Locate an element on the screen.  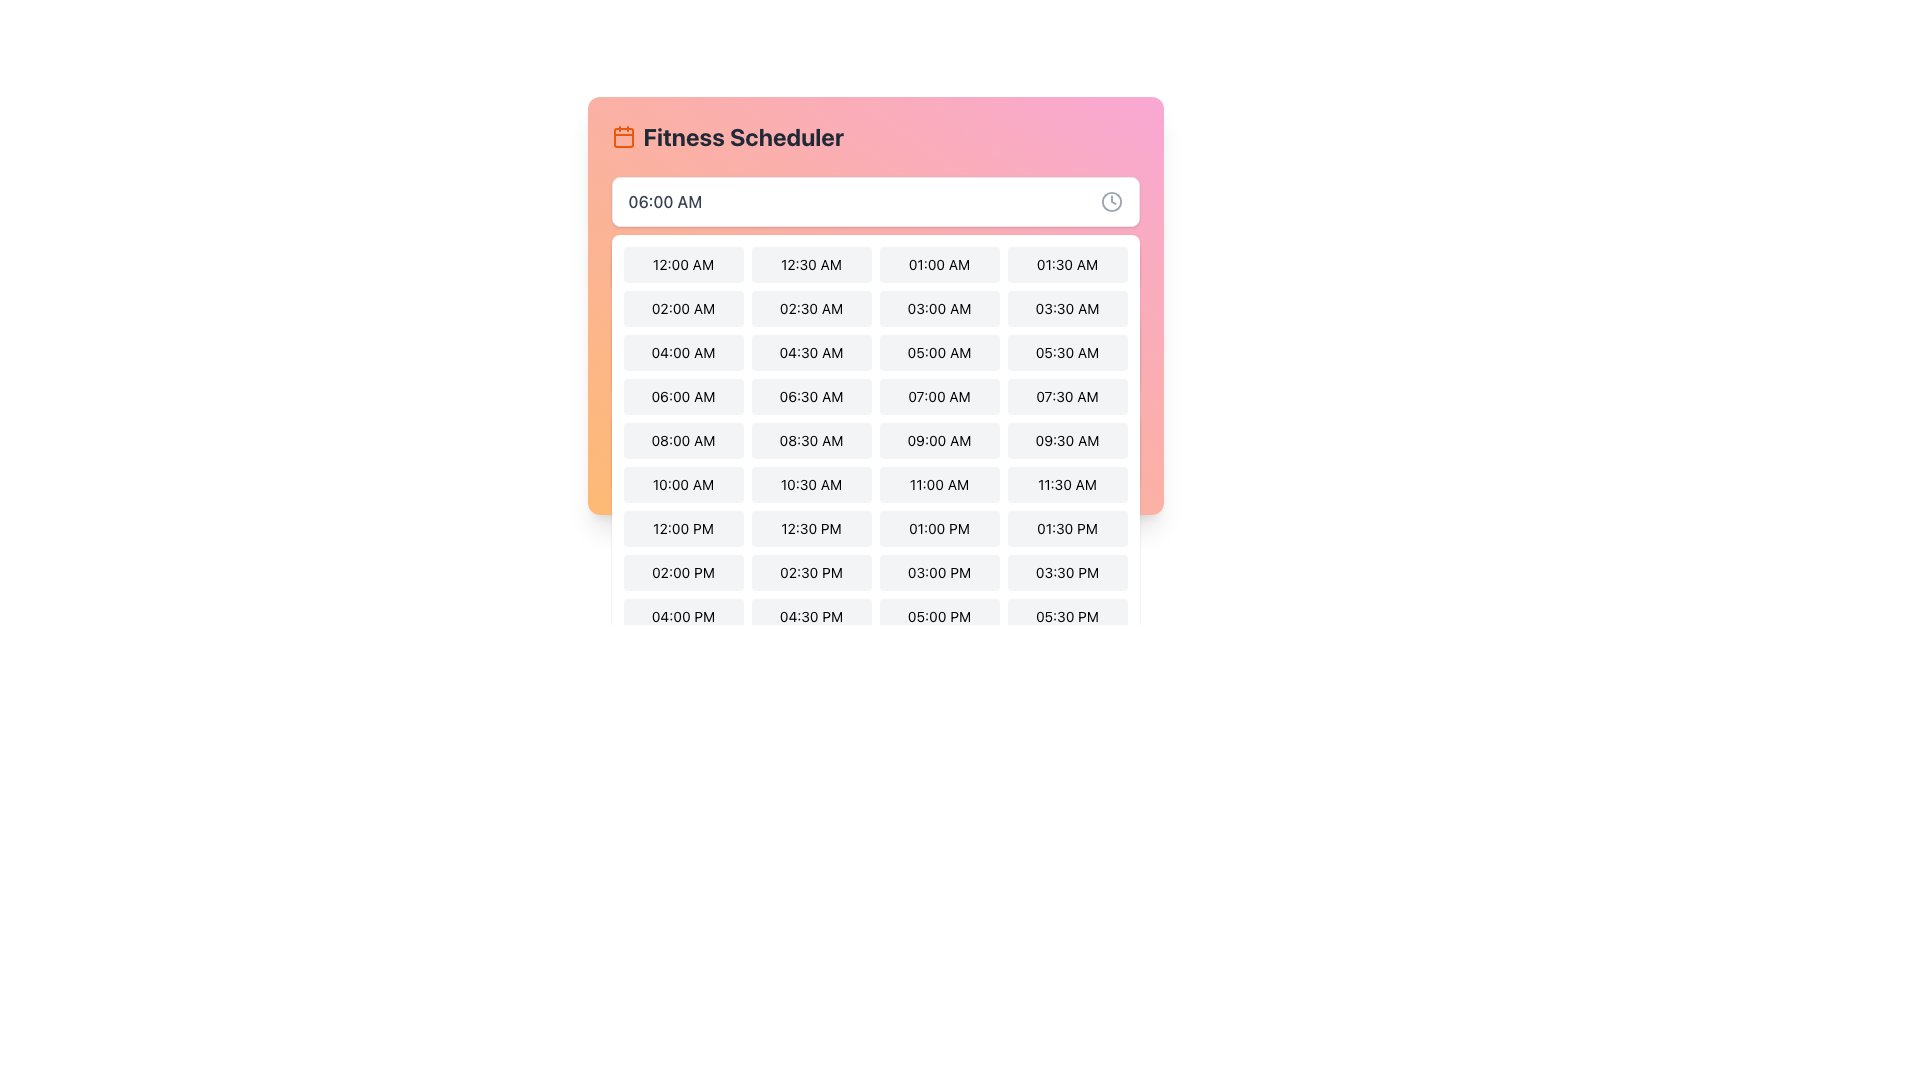
the selectable time option button for 05:00 PM located in the last row and third column of the dropdown menu grid is located at coordinates (938, 616).